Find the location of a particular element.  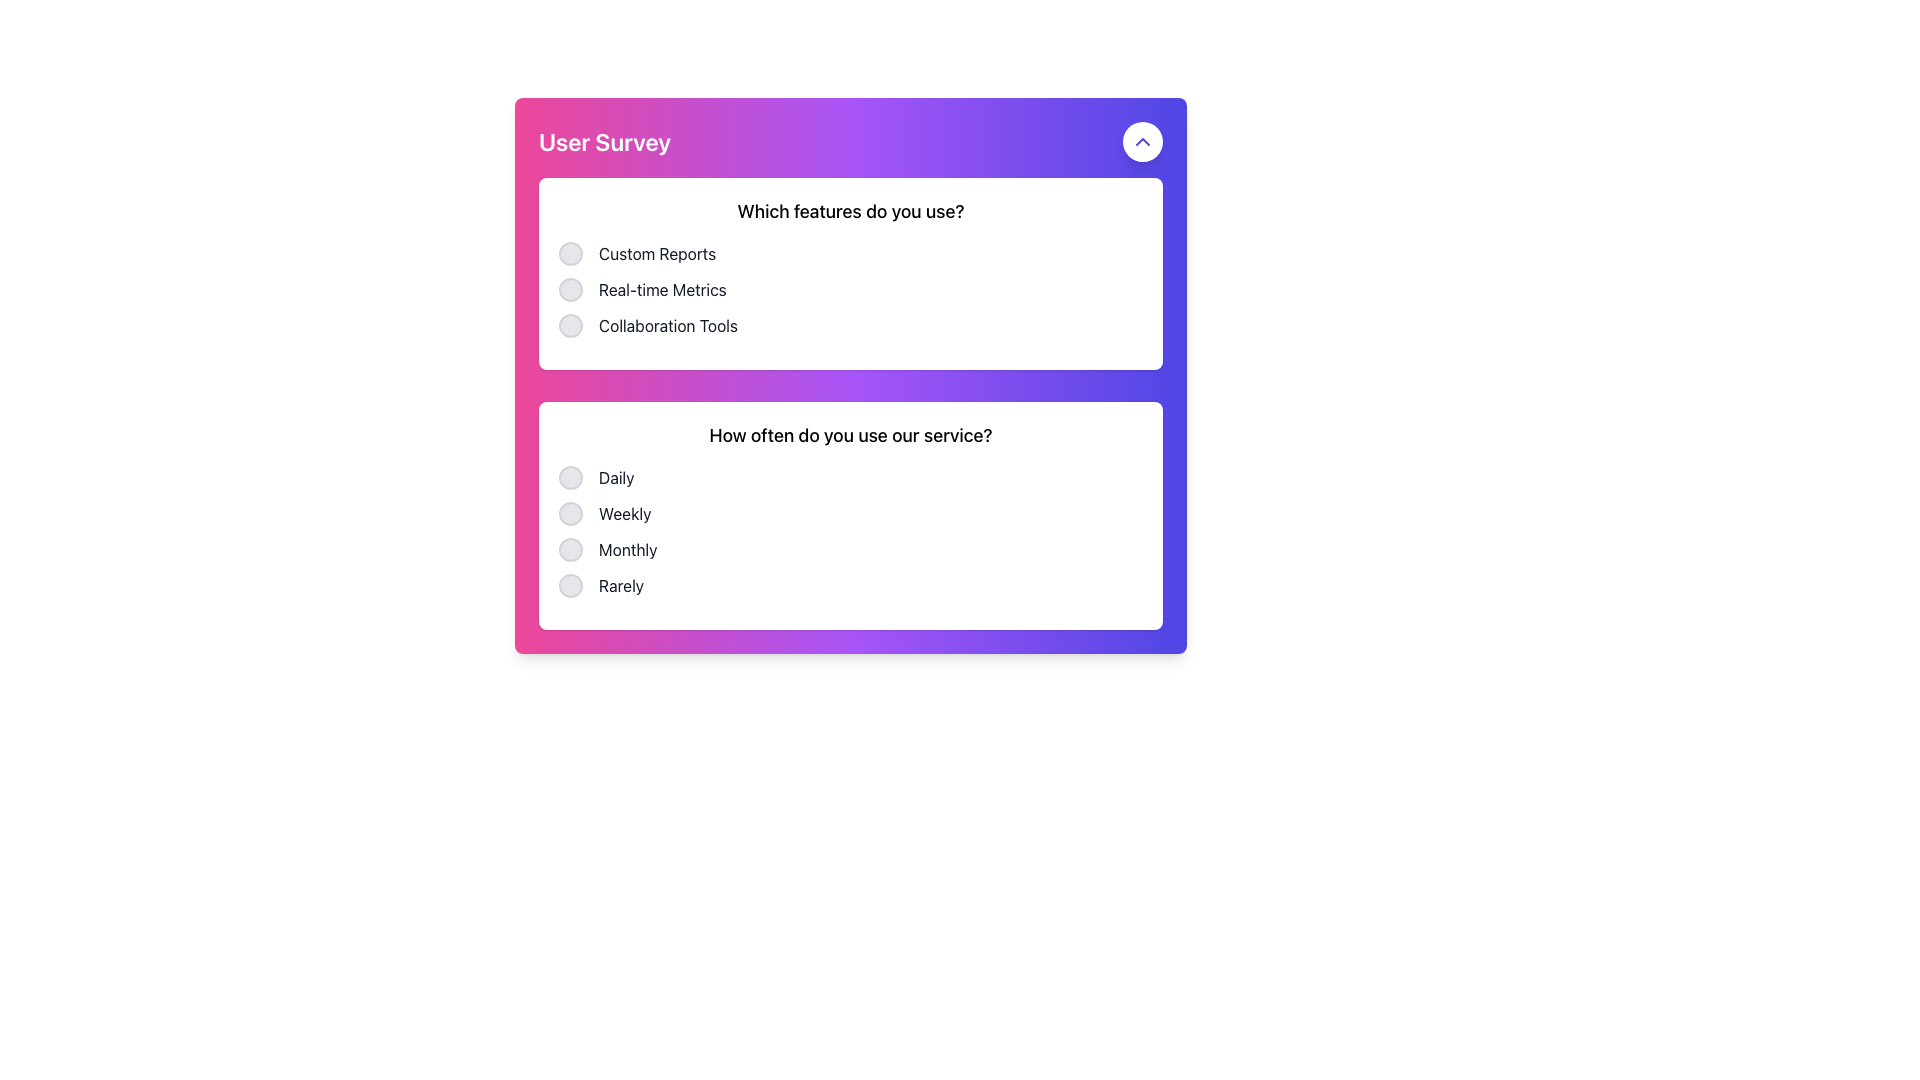

the heading or label text that serves as a prompt for the survey question, located in the lower half of the highlighted survey form is located at coordinates (850, 434).